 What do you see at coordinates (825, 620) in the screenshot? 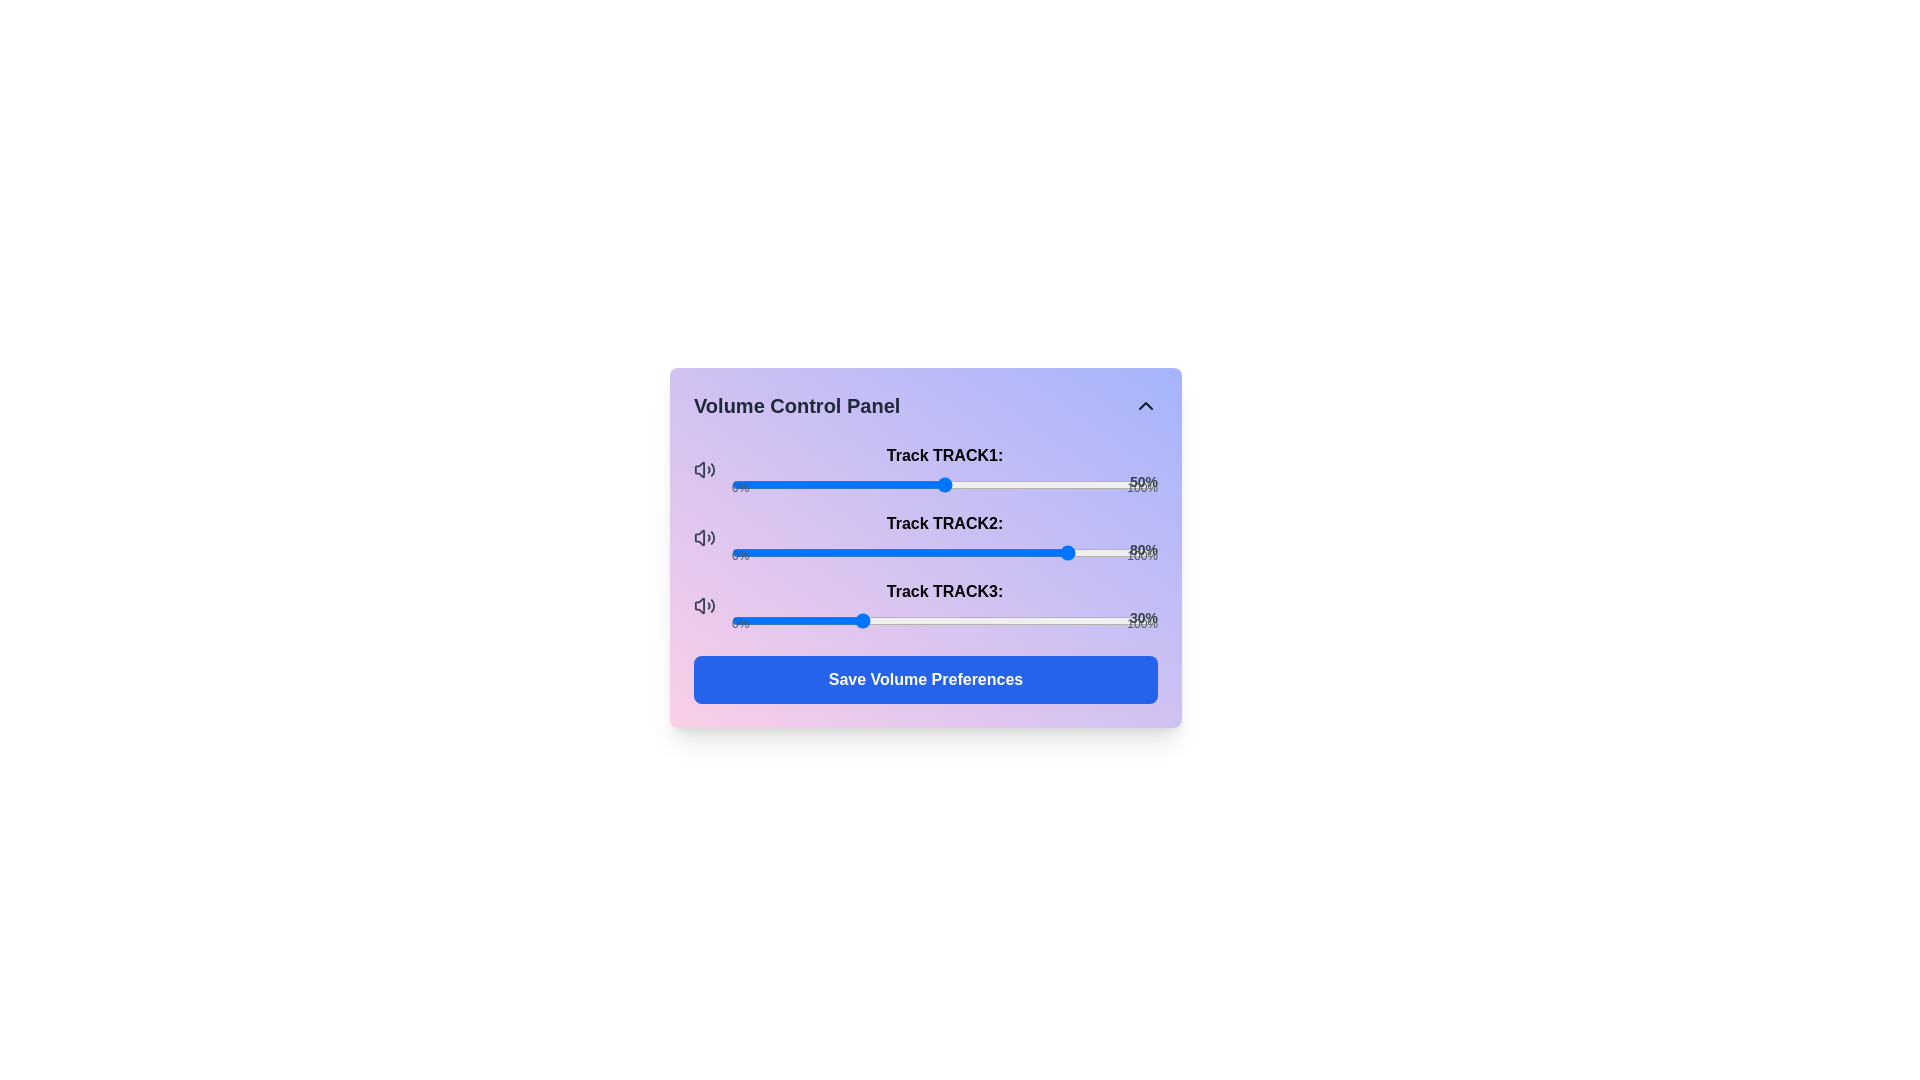
I see `the volume of Track TRACK3` at bounding box center [825, 620].